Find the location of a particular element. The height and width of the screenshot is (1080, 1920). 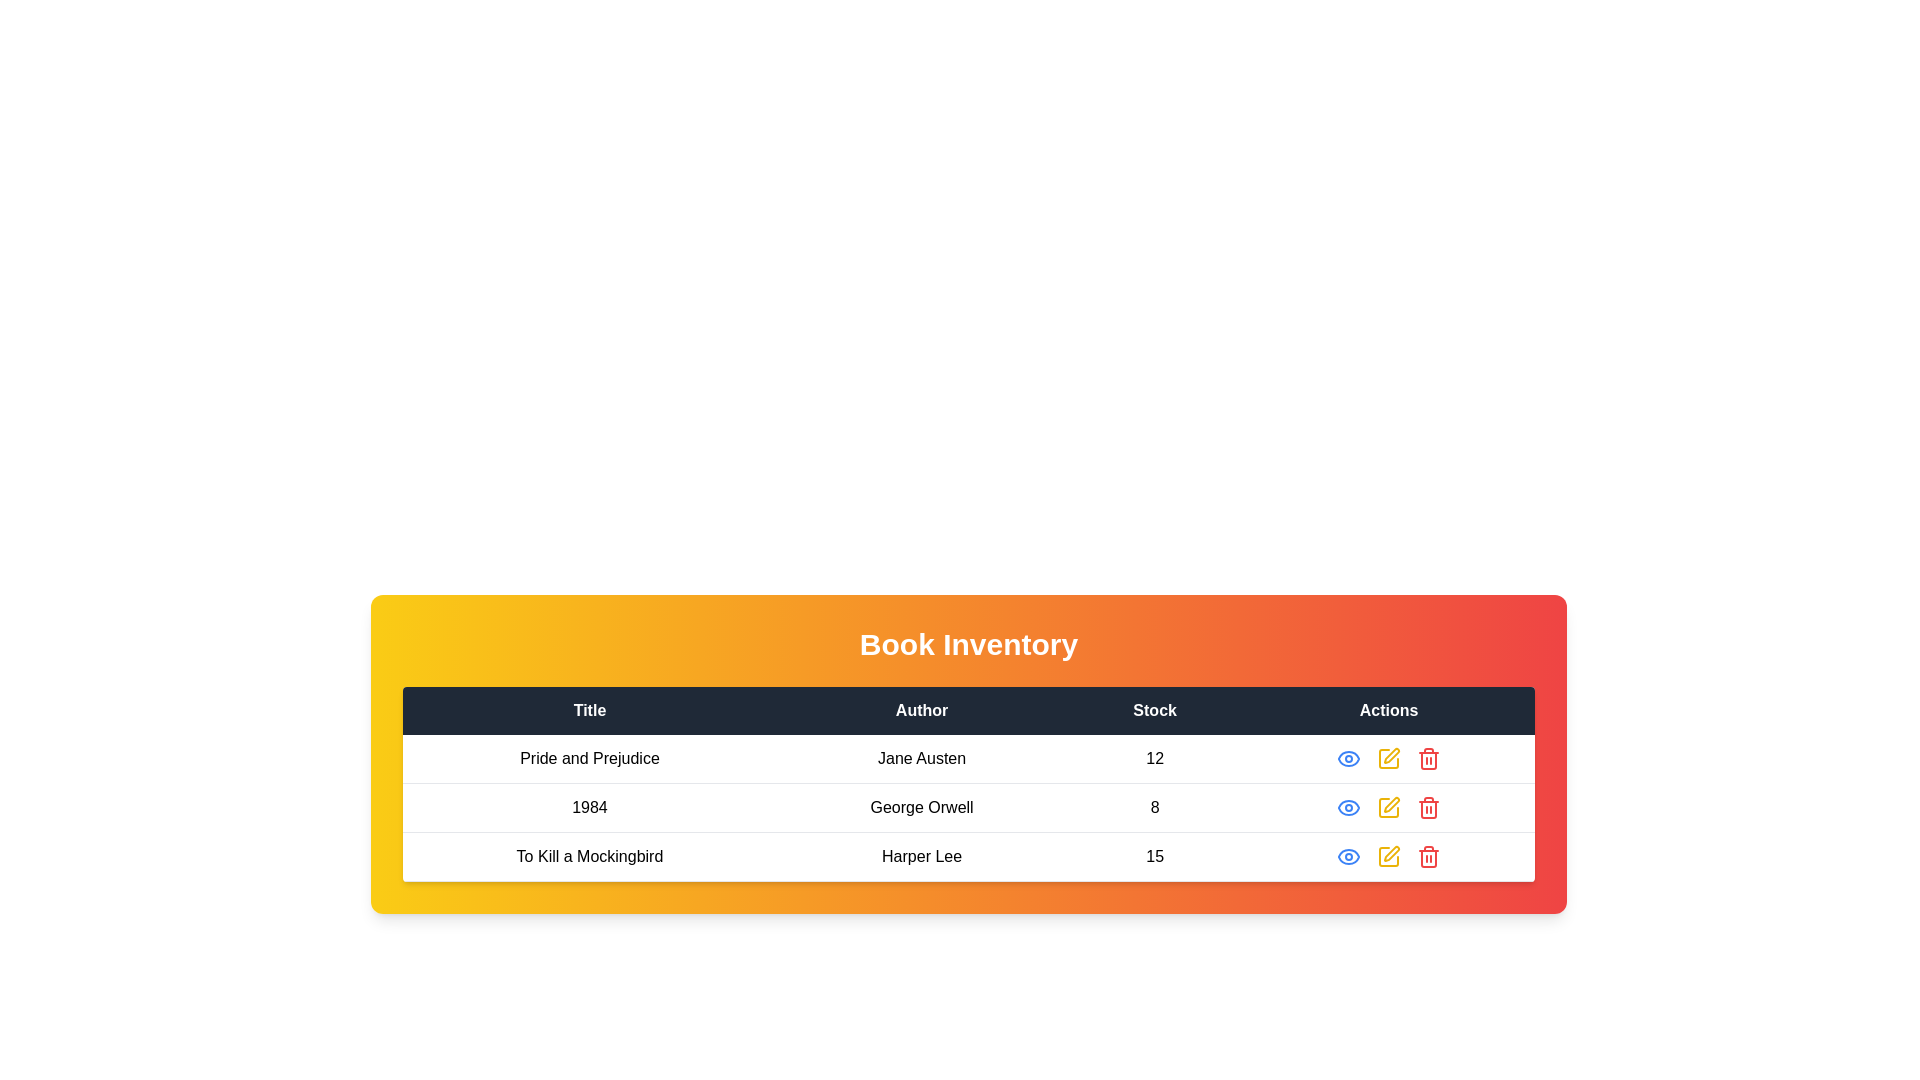

the delete icon button located in the 'Actions' column of the last entry in the table for the book 'To Kill a Mockingbird' is located at coordinates (1428, 855).